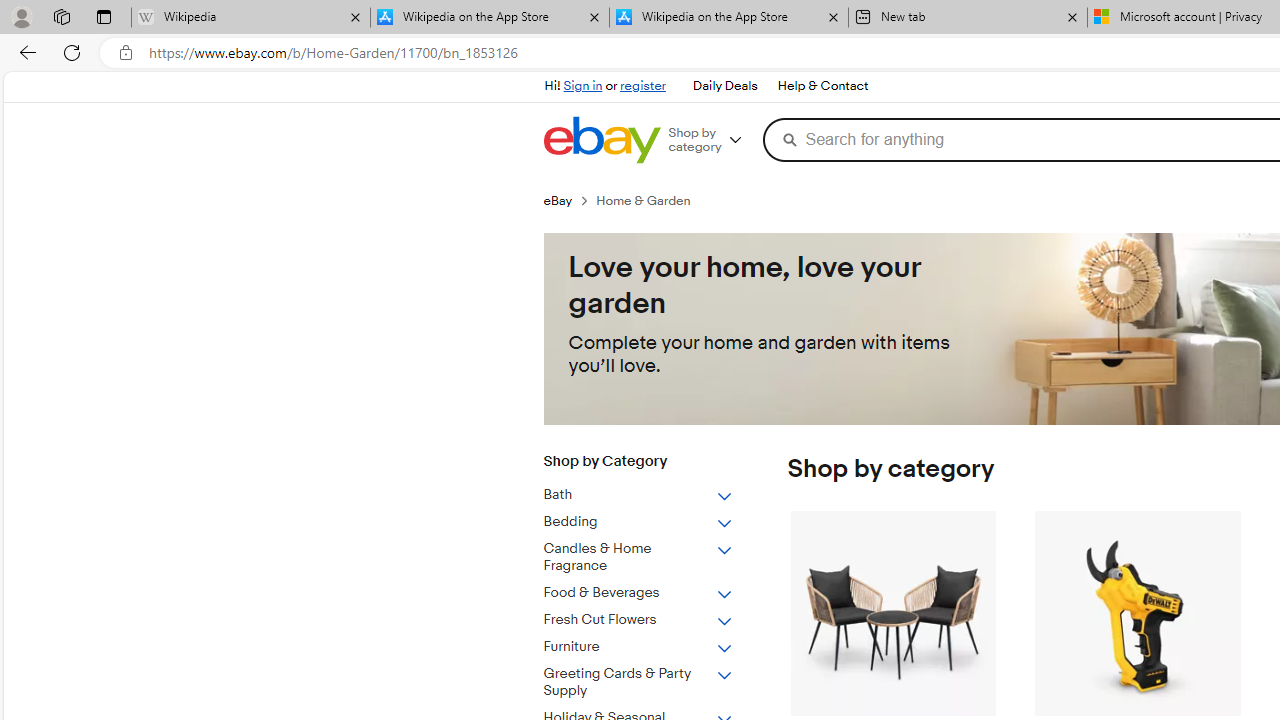 This screenshot has width=1280, height=720. What do you see at coordinates (637, 682) in the screenshot?
I see `'Greeting Cards & Party Supply'` at bounding box center [637, 682].